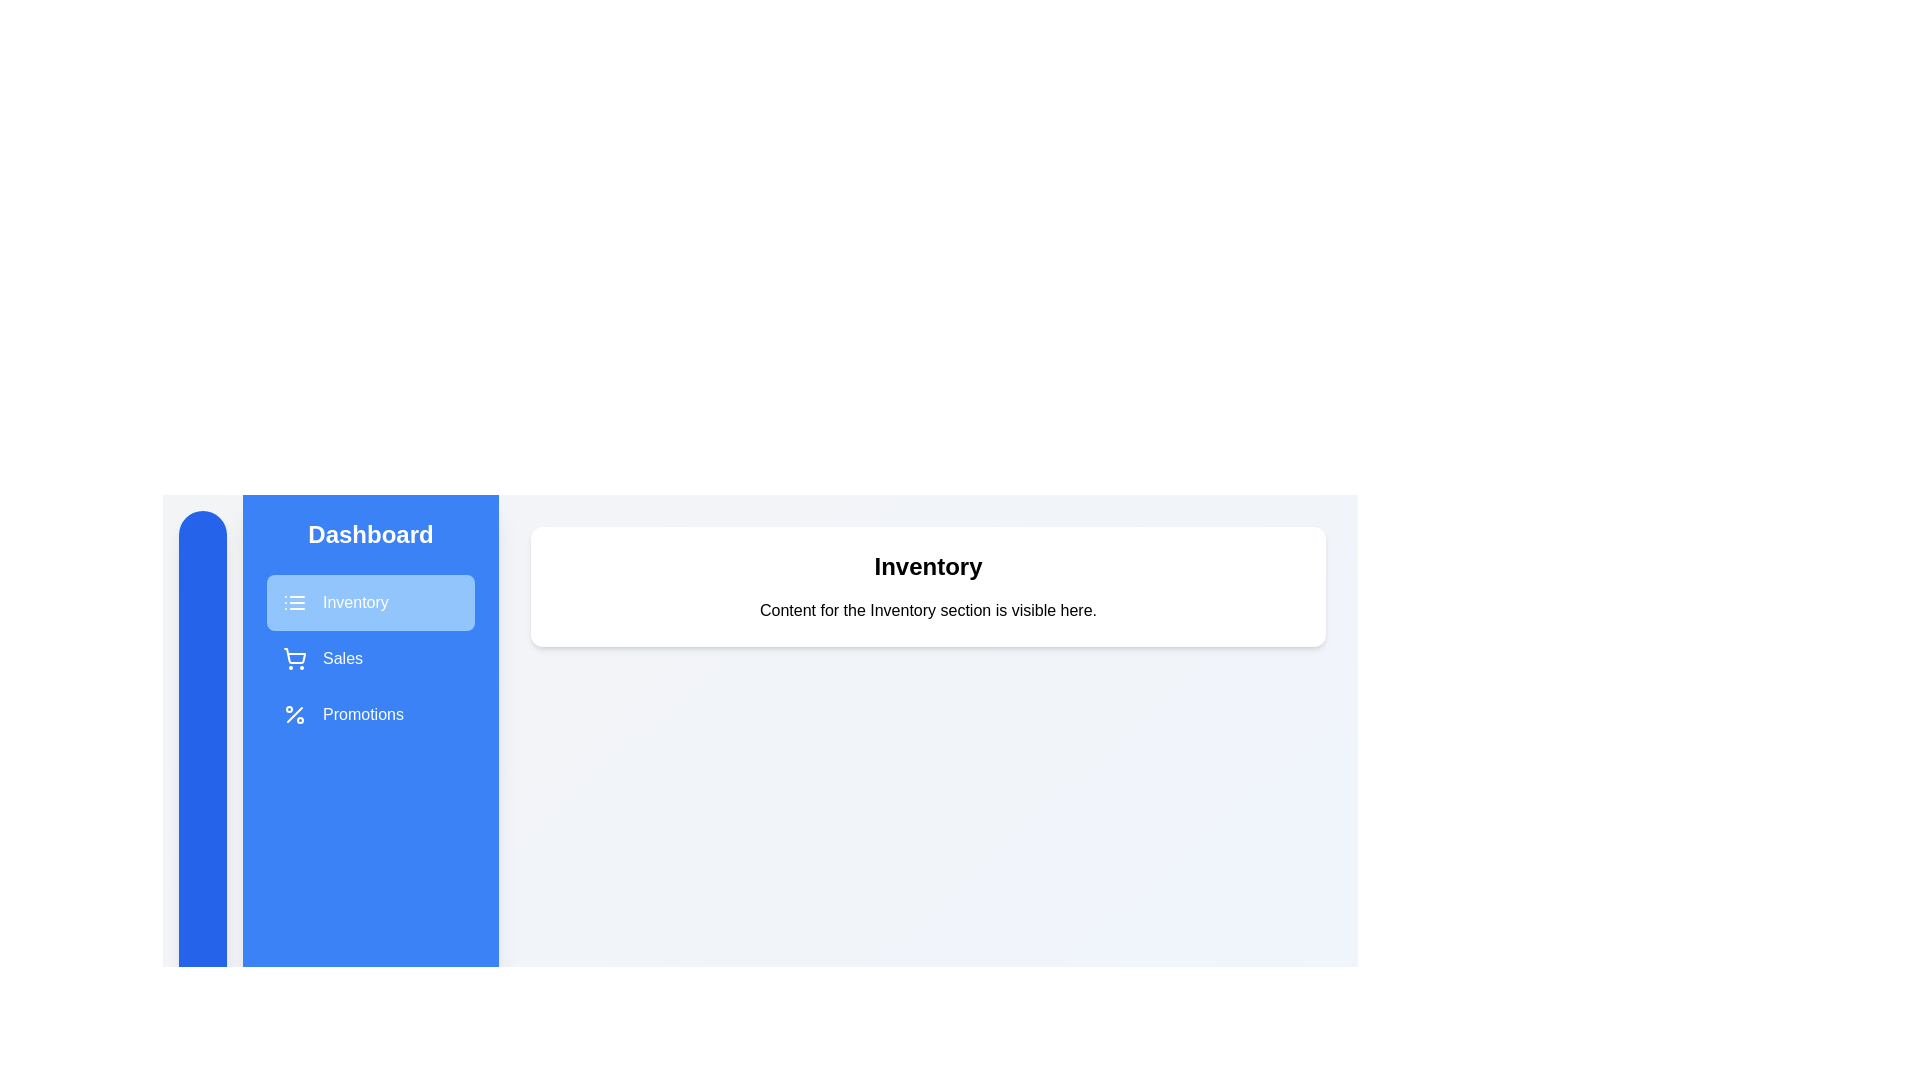 This screenshot has width=1920, height=1080. Describe the element at coordinates (370, 659) in the screenshot. I see `the sidebar item Sales` at that location.